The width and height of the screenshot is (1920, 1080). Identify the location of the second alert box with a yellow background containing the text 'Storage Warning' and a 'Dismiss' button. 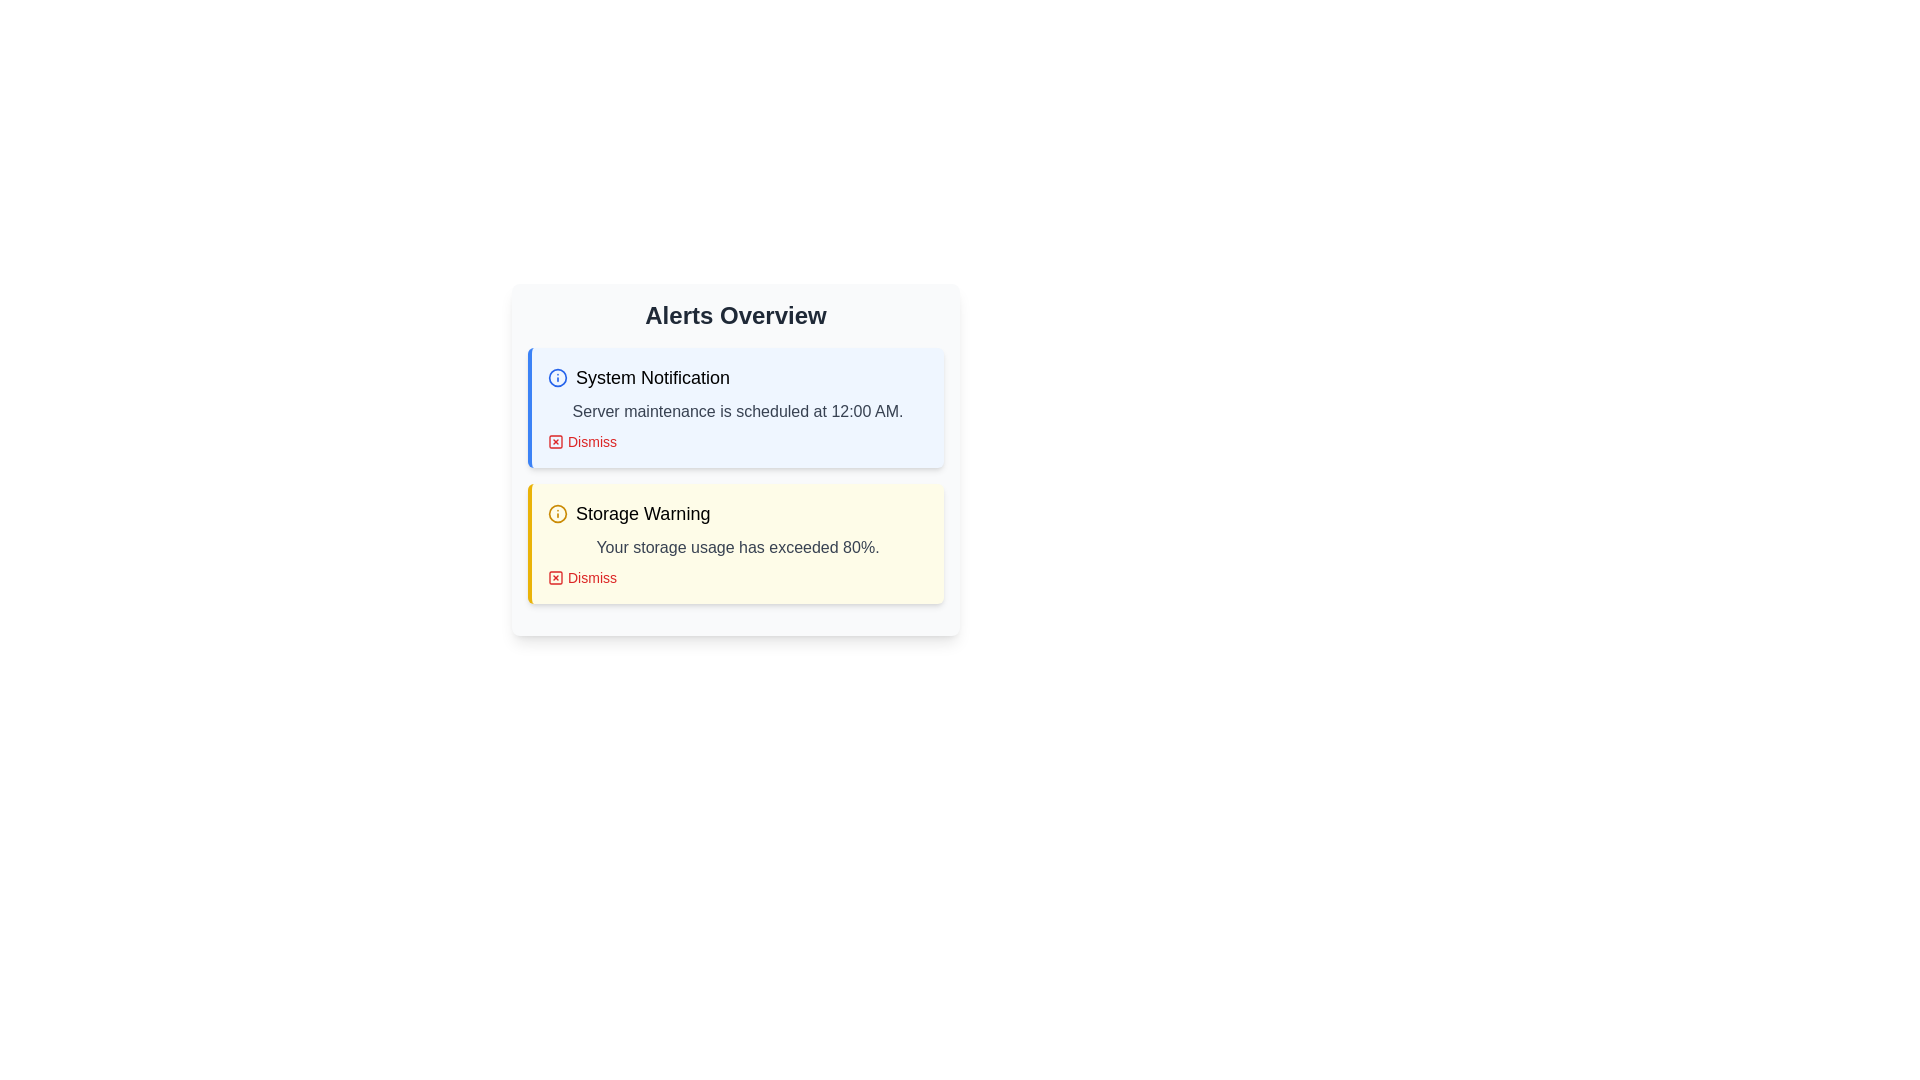
(734, 543).